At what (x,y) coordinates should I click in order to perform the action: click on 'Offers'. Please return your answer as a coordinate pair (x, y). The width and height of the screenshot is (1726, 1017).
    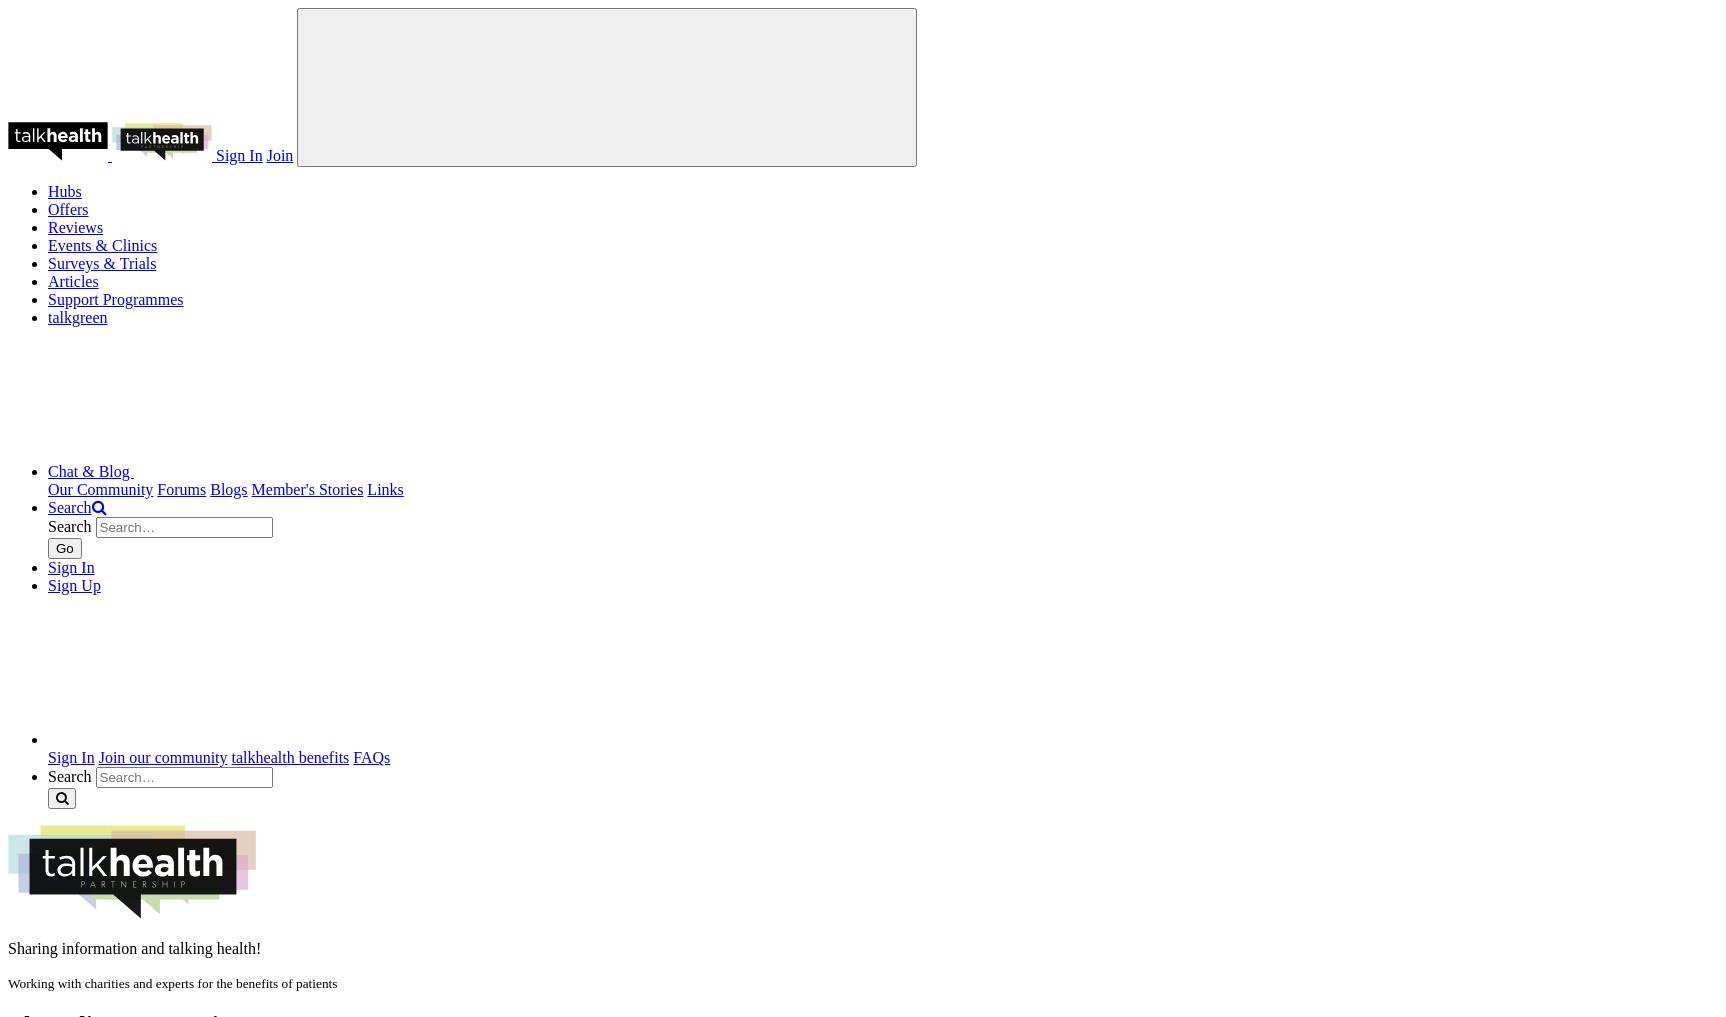
    Looking at the image, I should click on (47, 209).